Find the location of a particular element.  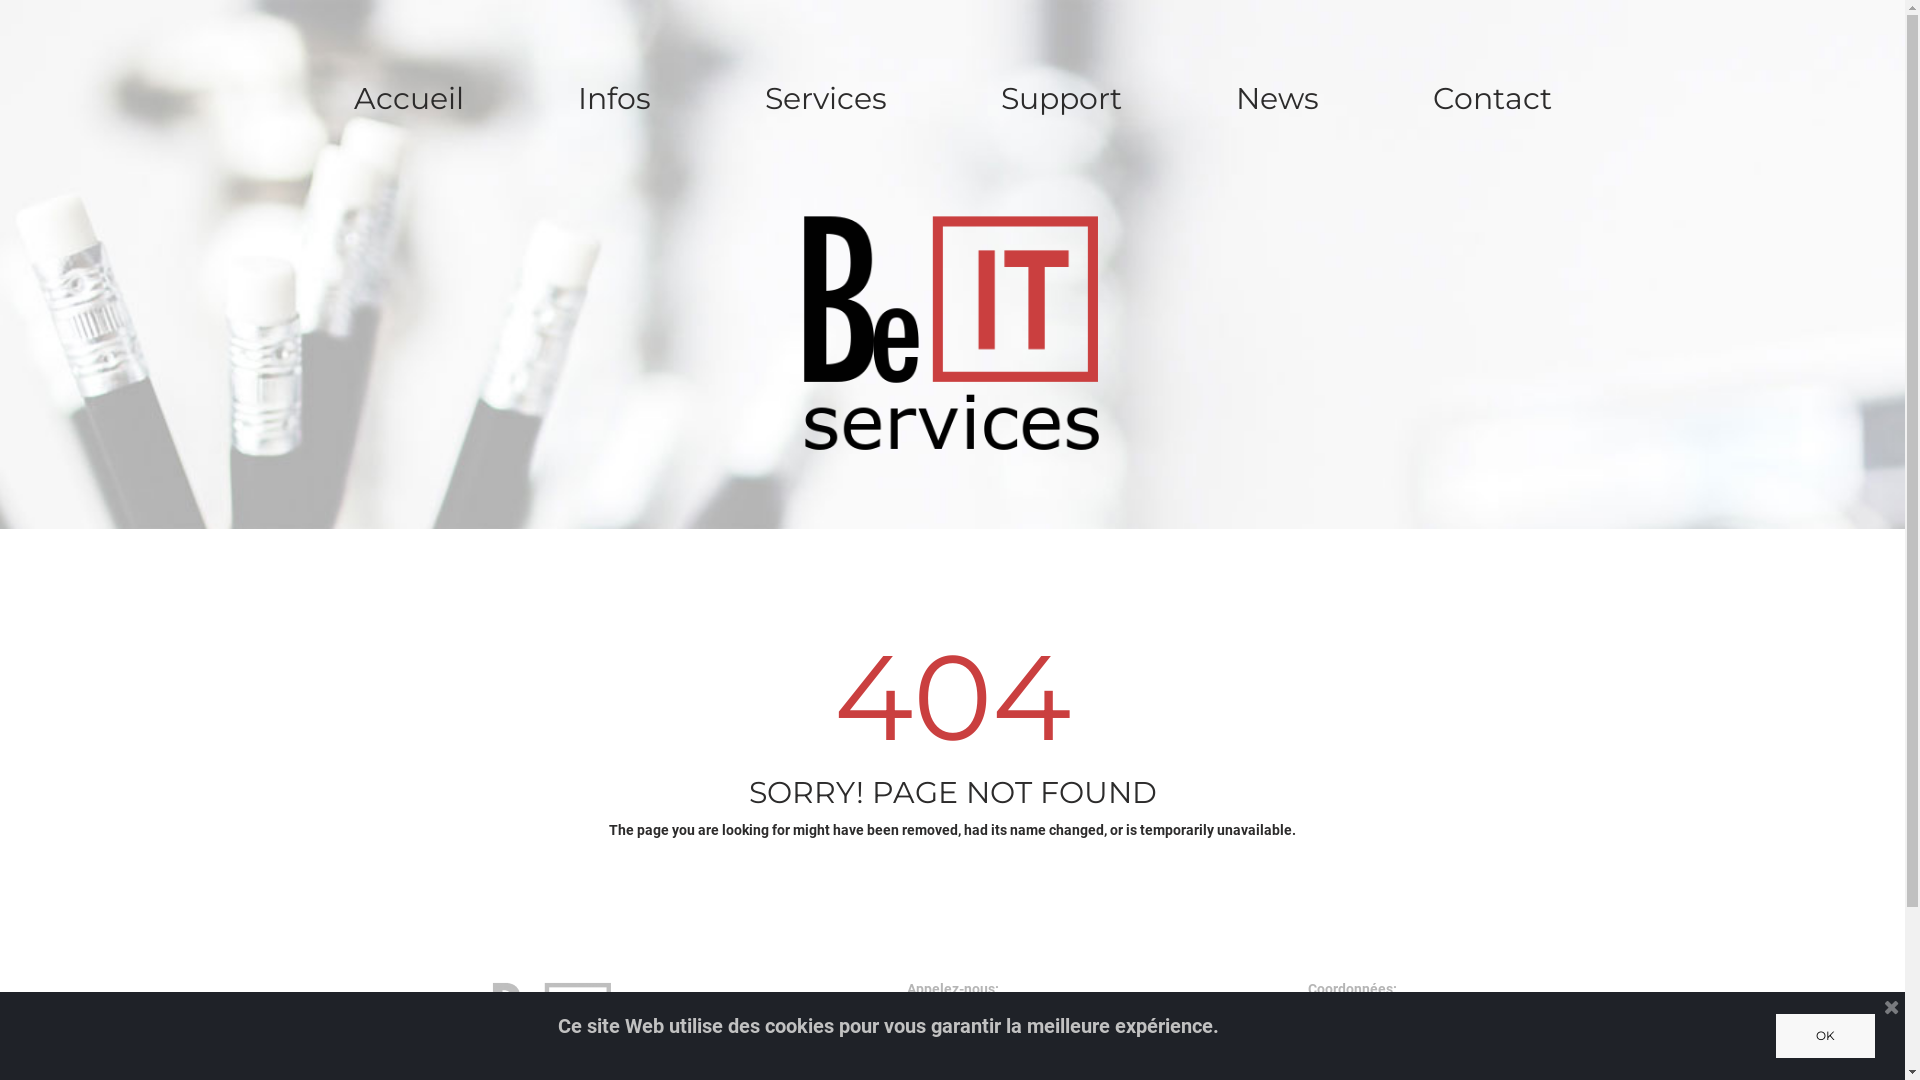

'+32 (0) 479 11 20 60' is located at coordinates (951, 1056).